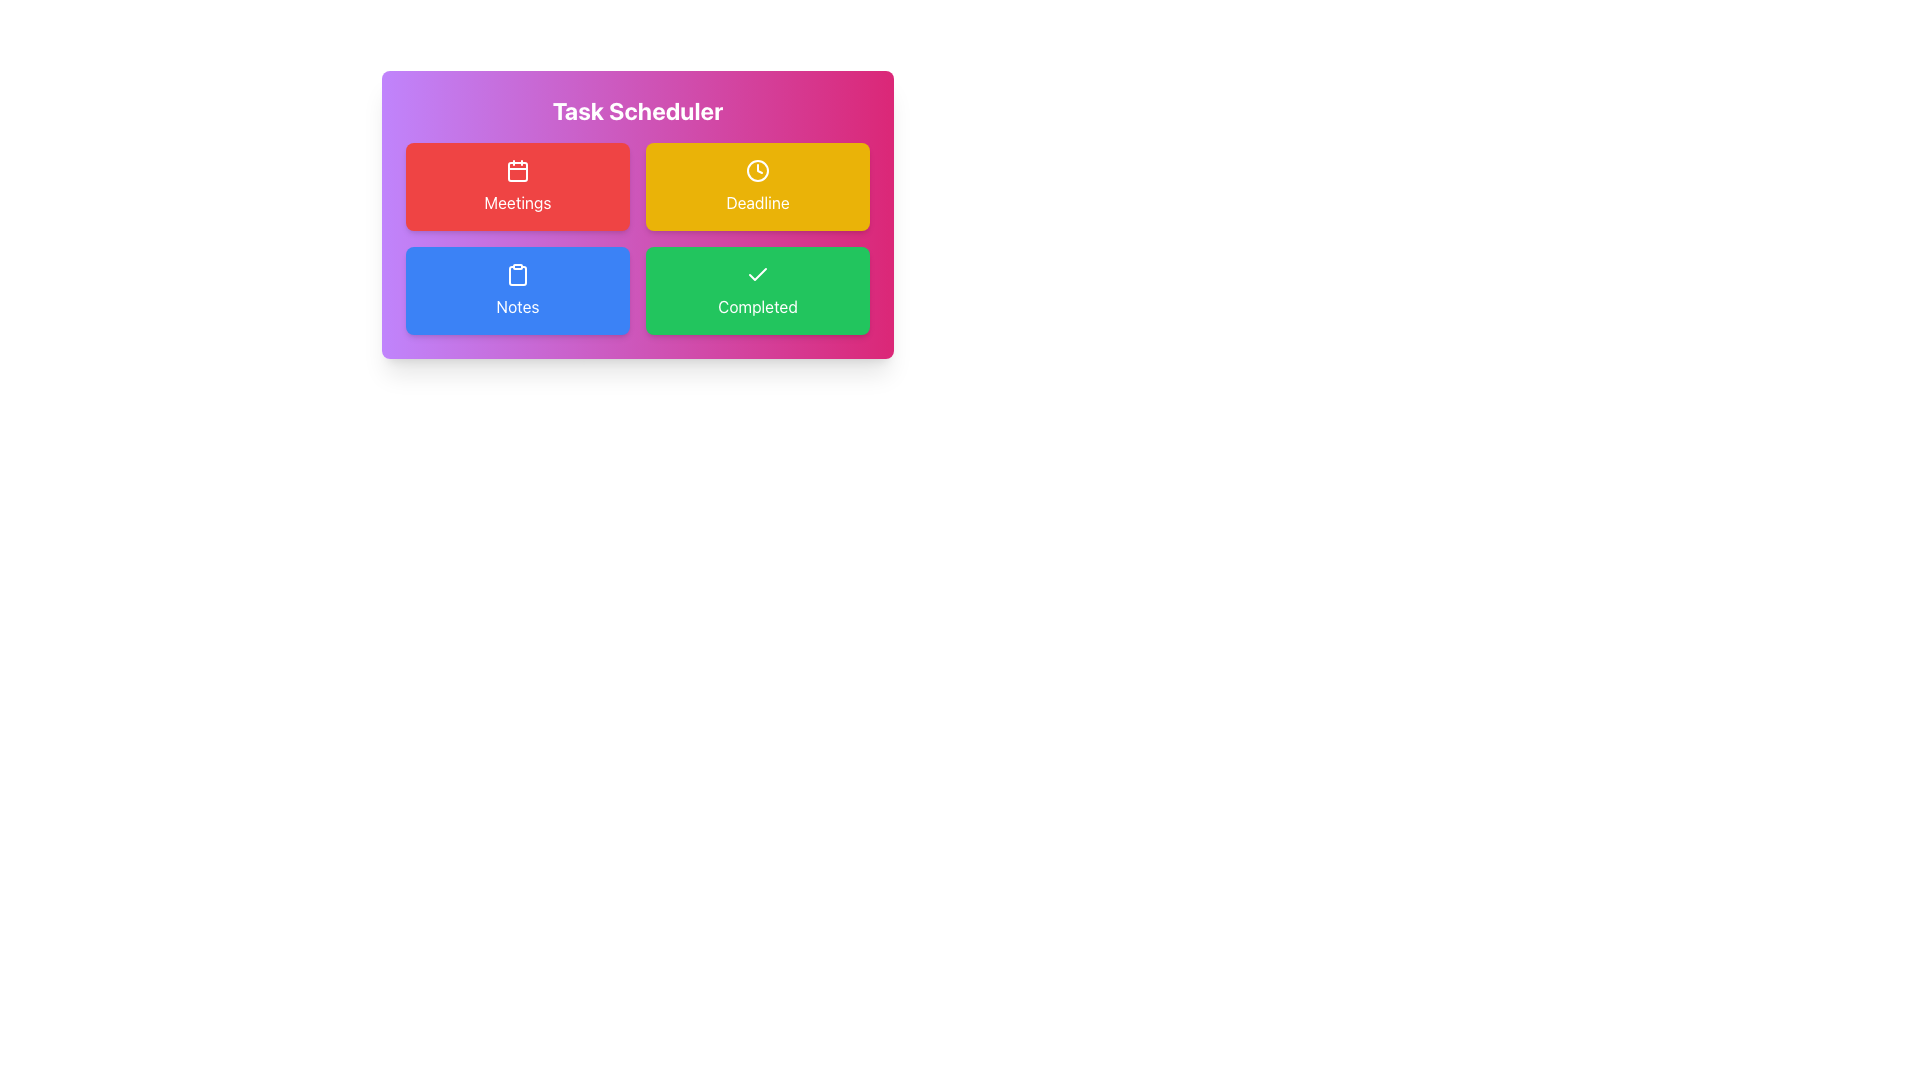  I want to click on checkmark icon located inside the green 'Completed' button in the lower-right corner of the 'Task Scheduler' interface, so click(757, 274).